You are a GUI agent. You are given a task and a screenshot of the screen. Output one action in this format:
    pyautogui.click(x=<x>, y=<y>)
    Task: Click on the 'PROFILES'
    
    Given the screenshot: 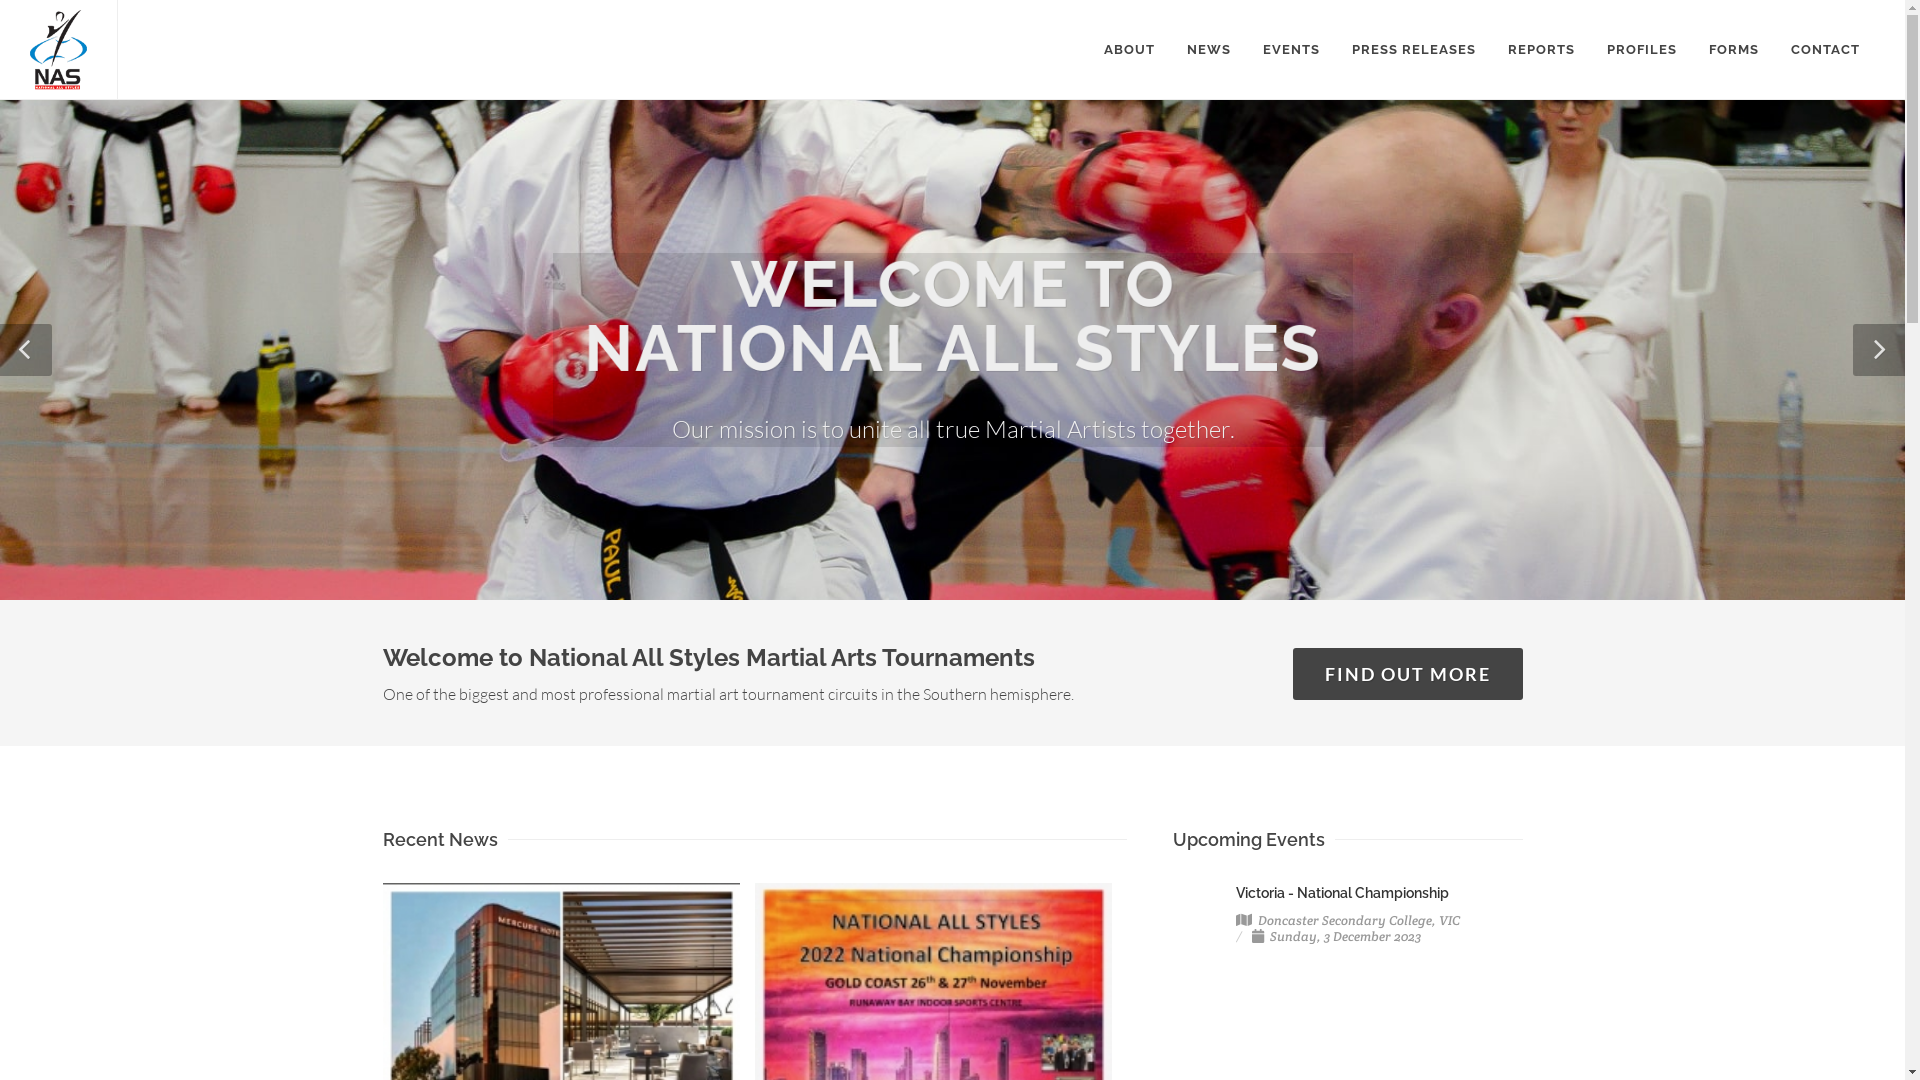 What is the action you would take?
    pyautogui.click(x=1591, y=49)
    